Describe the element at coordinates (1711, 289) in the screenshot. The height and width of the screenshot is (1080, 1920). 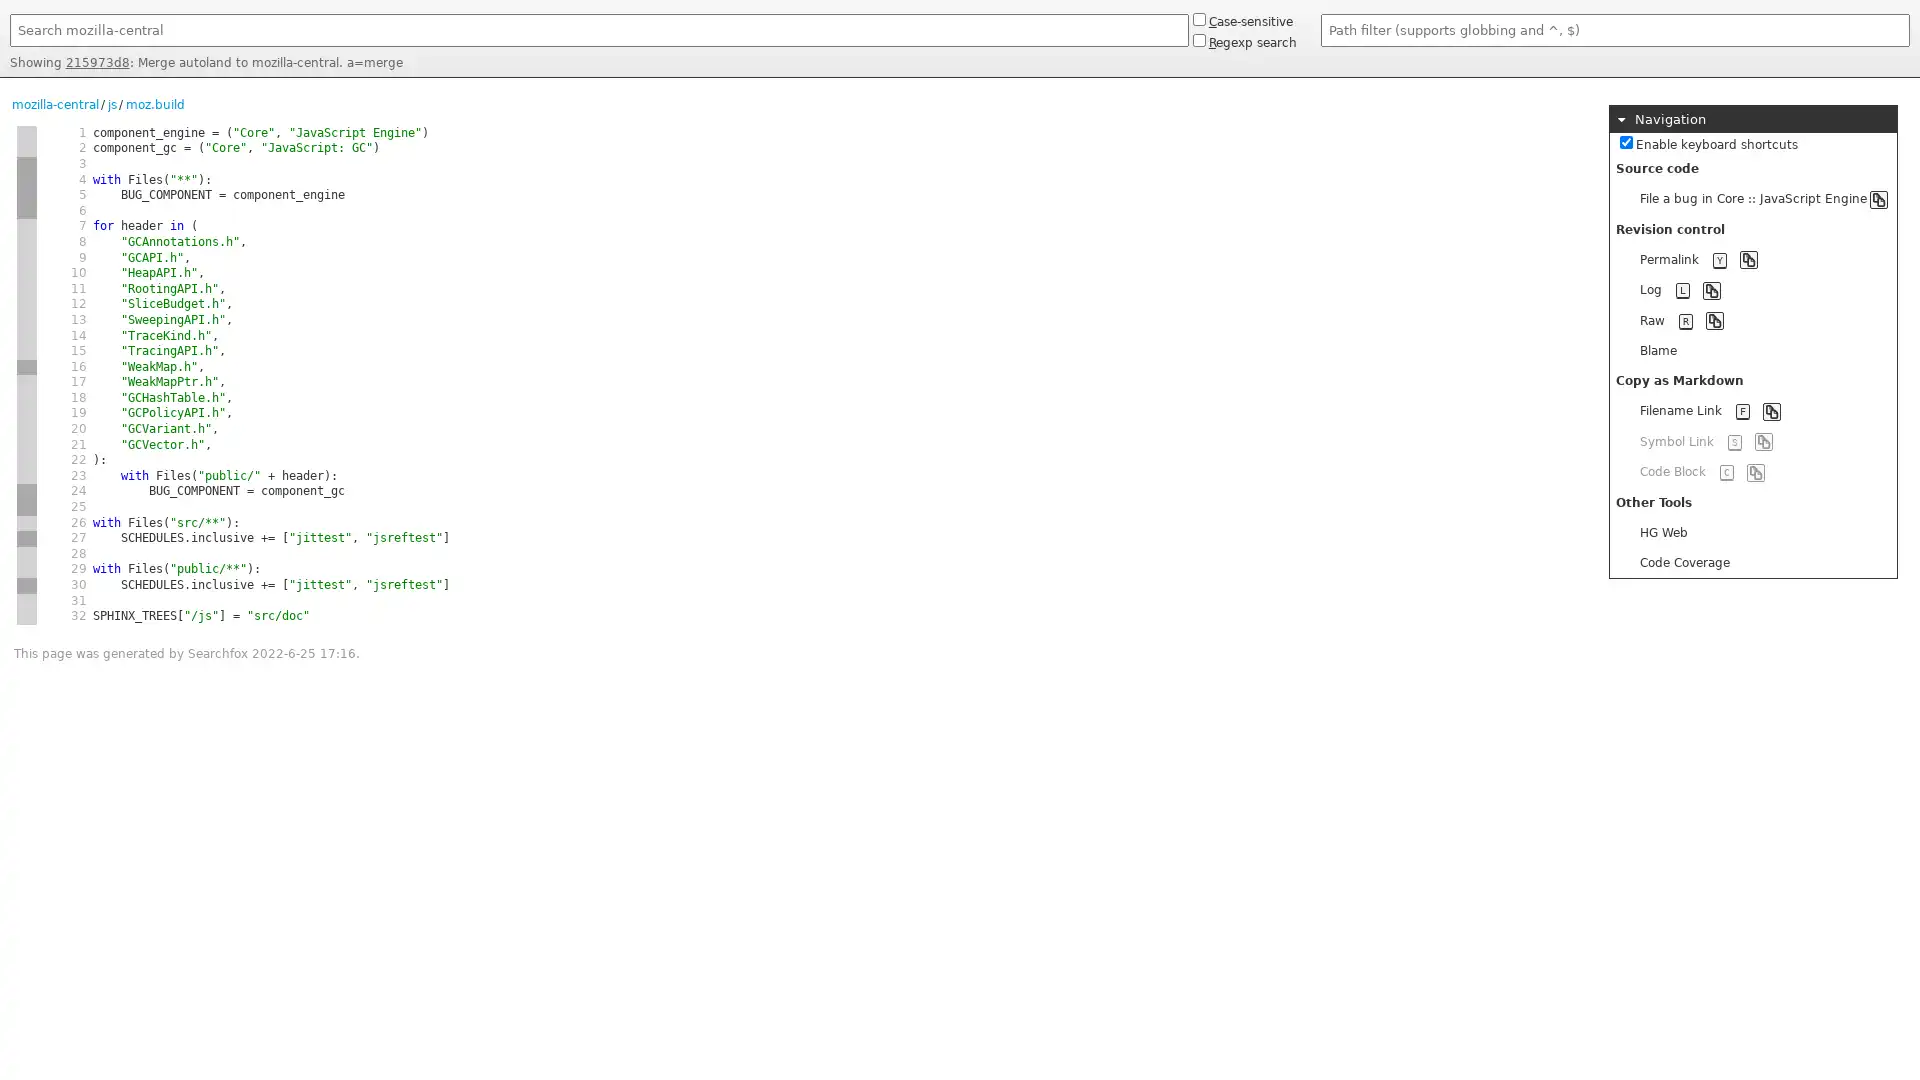
I see `Copy to clipboard` at that location.